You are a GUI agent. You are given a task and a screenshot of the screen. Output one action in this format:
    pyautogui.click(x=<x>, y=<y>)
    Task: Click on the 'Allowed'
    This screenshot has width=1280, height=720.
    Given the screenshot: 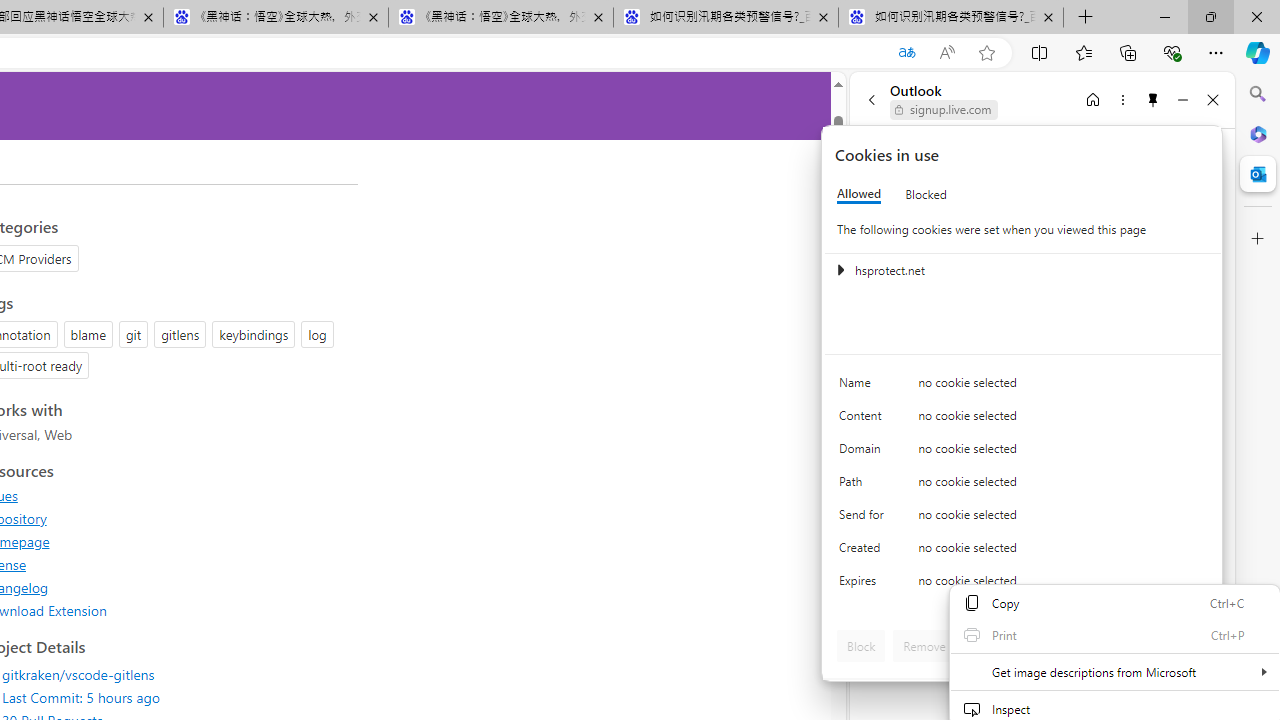 What is the action you would take?
    pyautogui.click(x=859, y=194)
    